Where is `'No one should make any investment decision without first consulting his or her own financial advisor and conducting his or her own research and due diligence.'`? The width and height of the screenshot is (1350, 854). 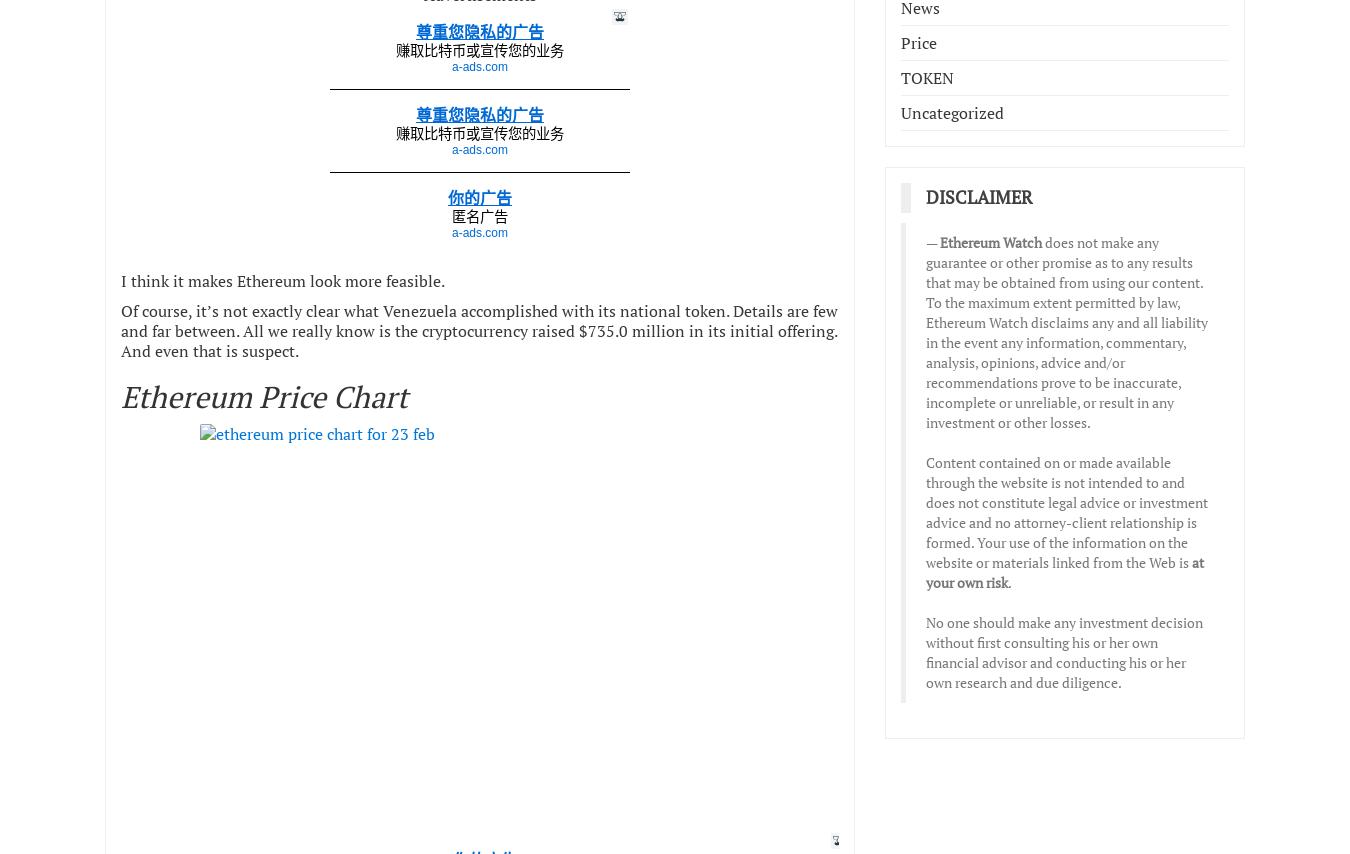 'No one should make any investment decision without first consulting his or her own financial advisor and conducting his or her own research and due diligence.' is located at coordinates (1064, 651).